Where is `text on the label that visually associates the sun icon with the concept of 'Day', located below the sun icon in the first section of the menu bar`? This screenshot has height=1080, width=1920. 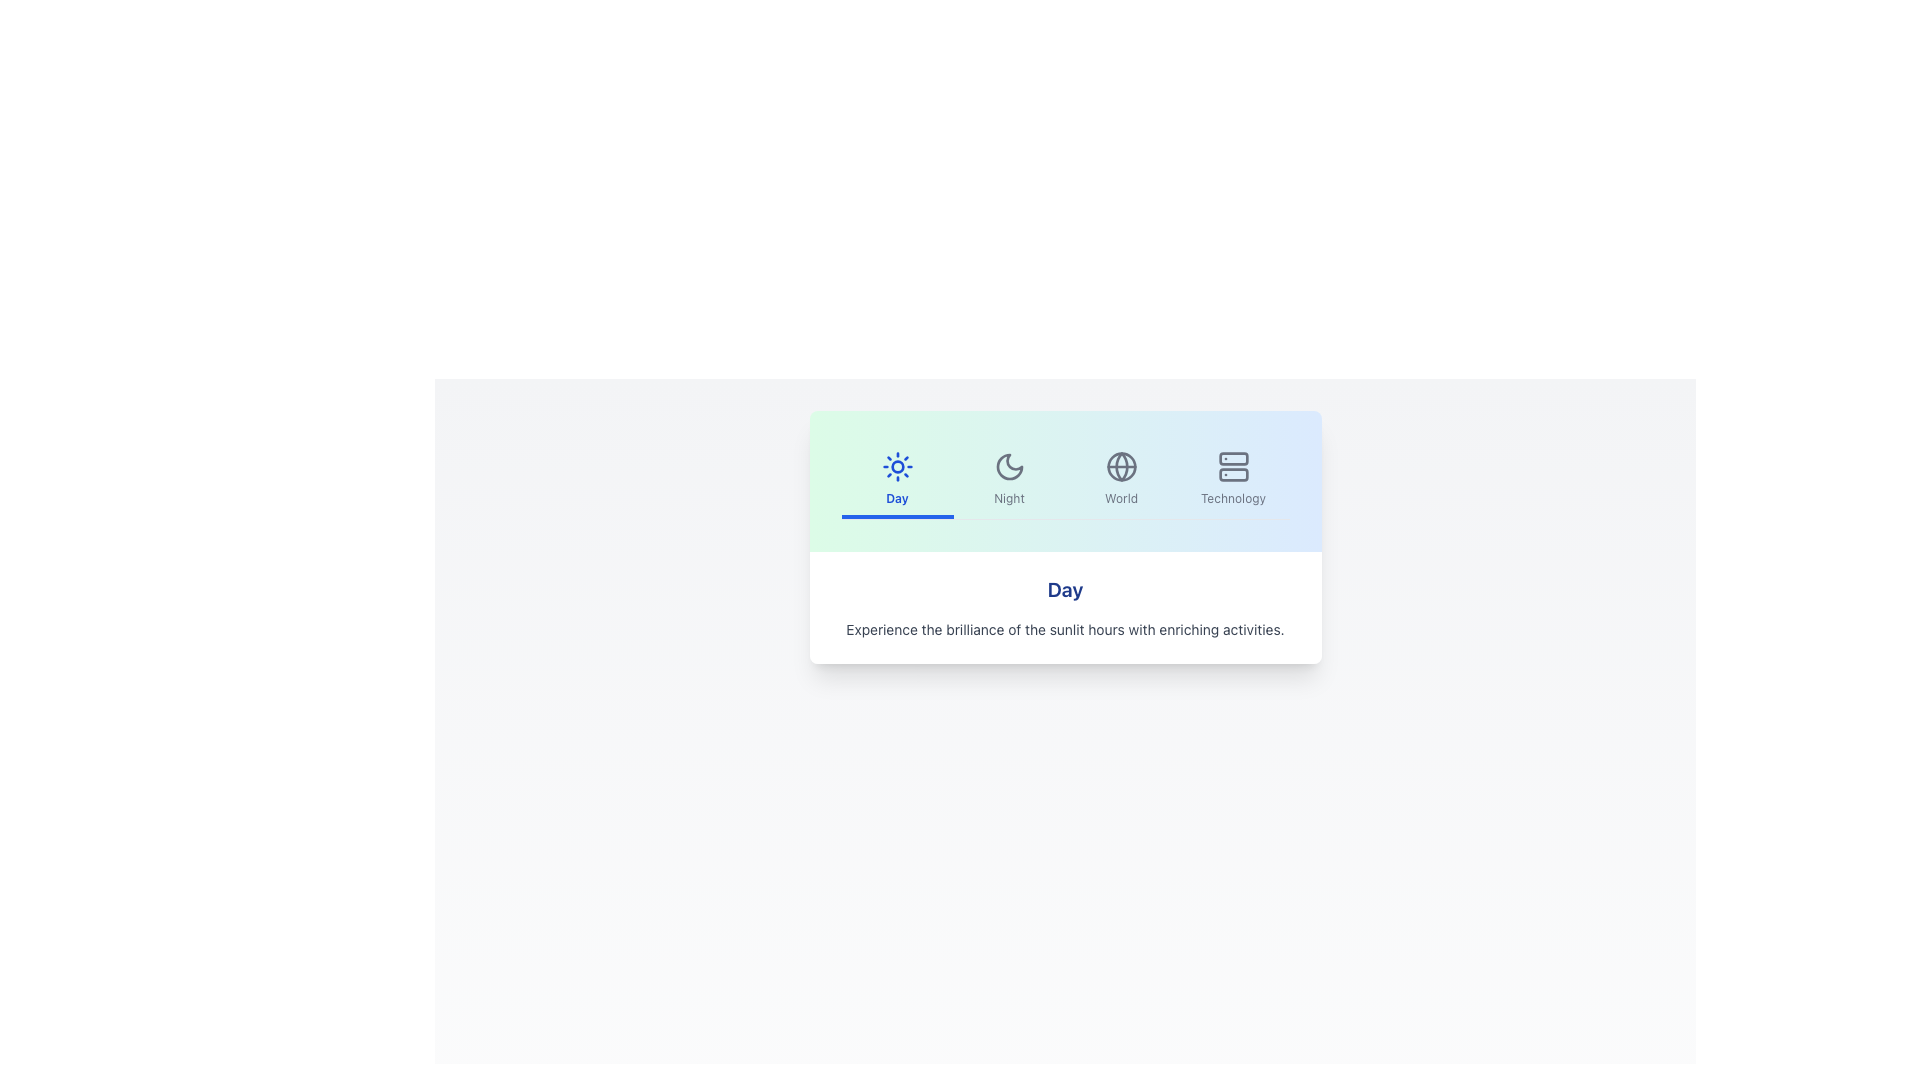 text on the label that visually associates the sun icon with the concept of 'Day', located below the sun icon in the first section of the menu bar is located at coordinates (896, 497).